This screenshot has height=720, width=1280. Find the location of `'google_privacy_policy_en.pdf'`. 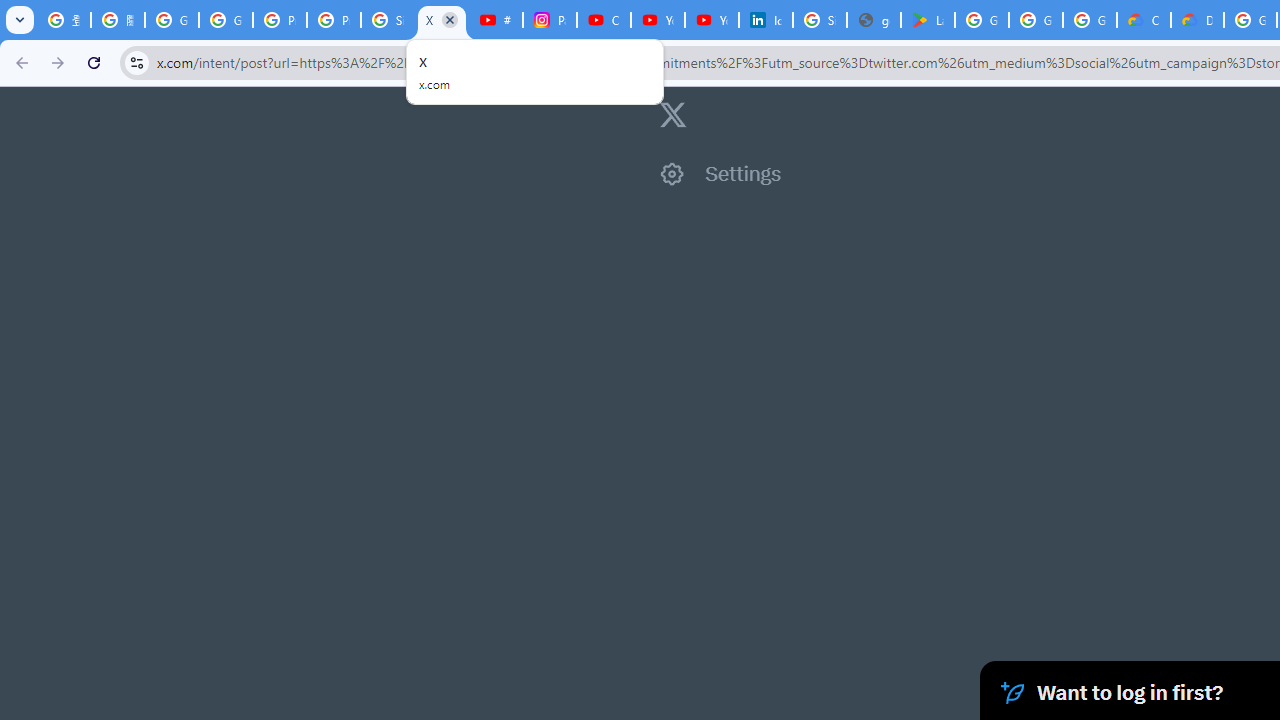

'google_privacy_policy_en.pdf' is located at coordinates (874, 20).